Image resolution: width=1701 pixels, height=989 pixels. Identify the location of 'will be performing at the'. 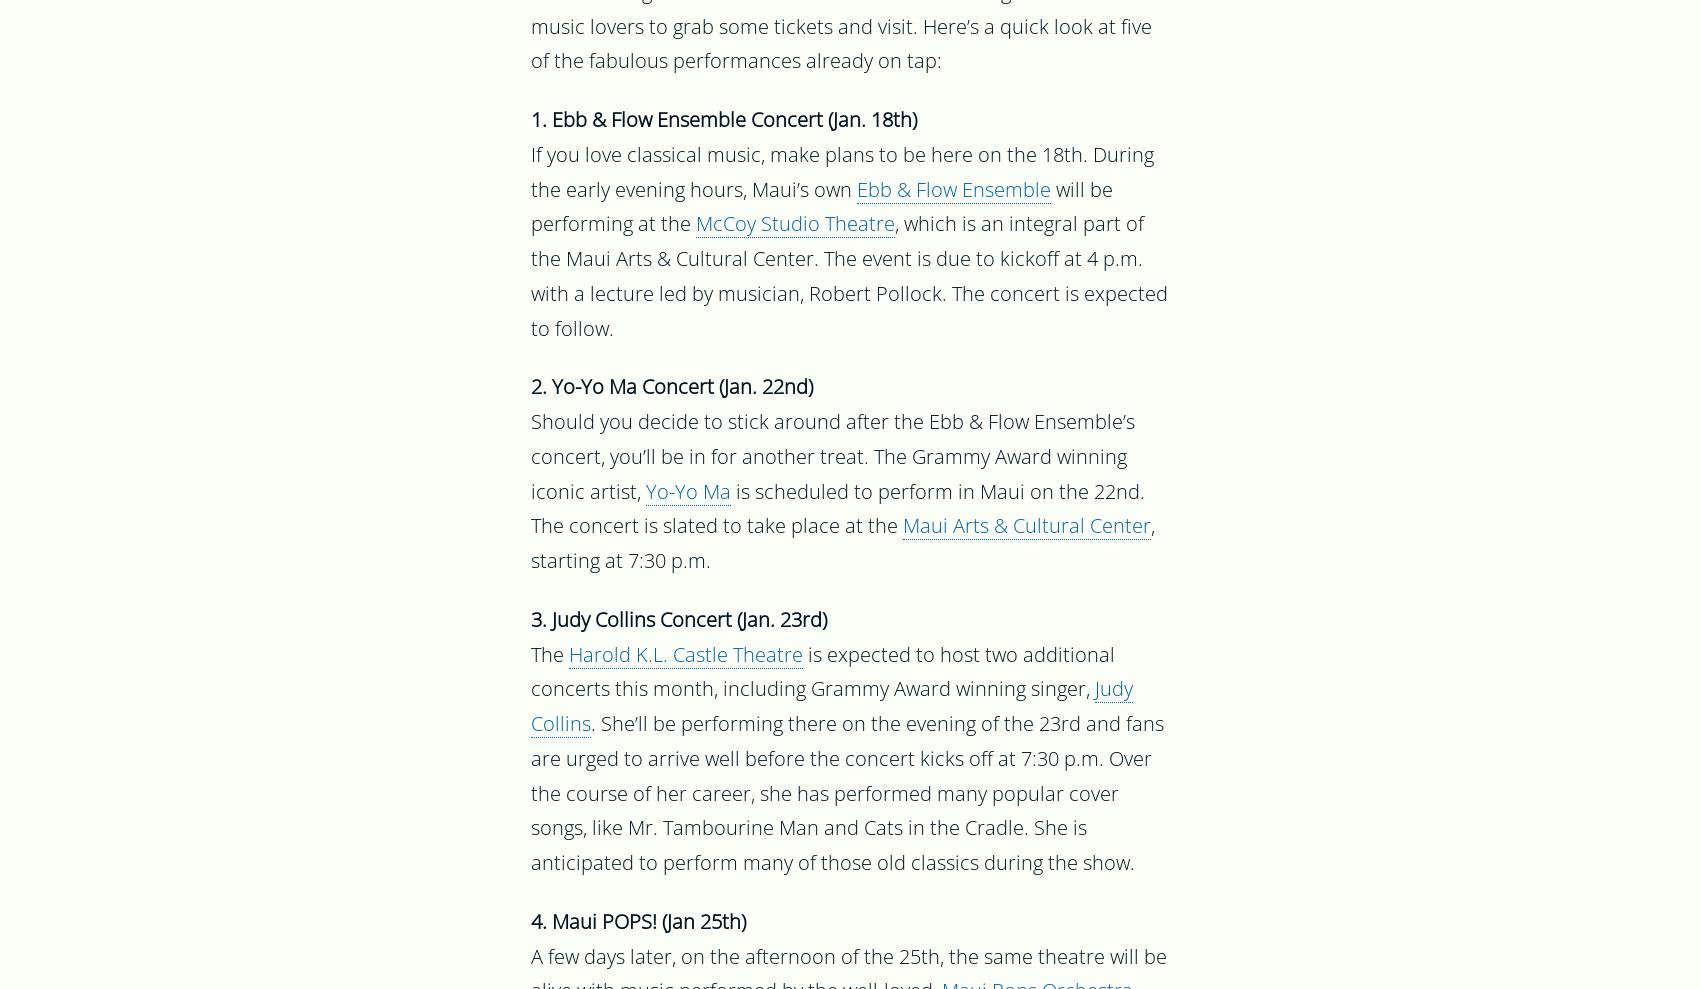
(821, 209).